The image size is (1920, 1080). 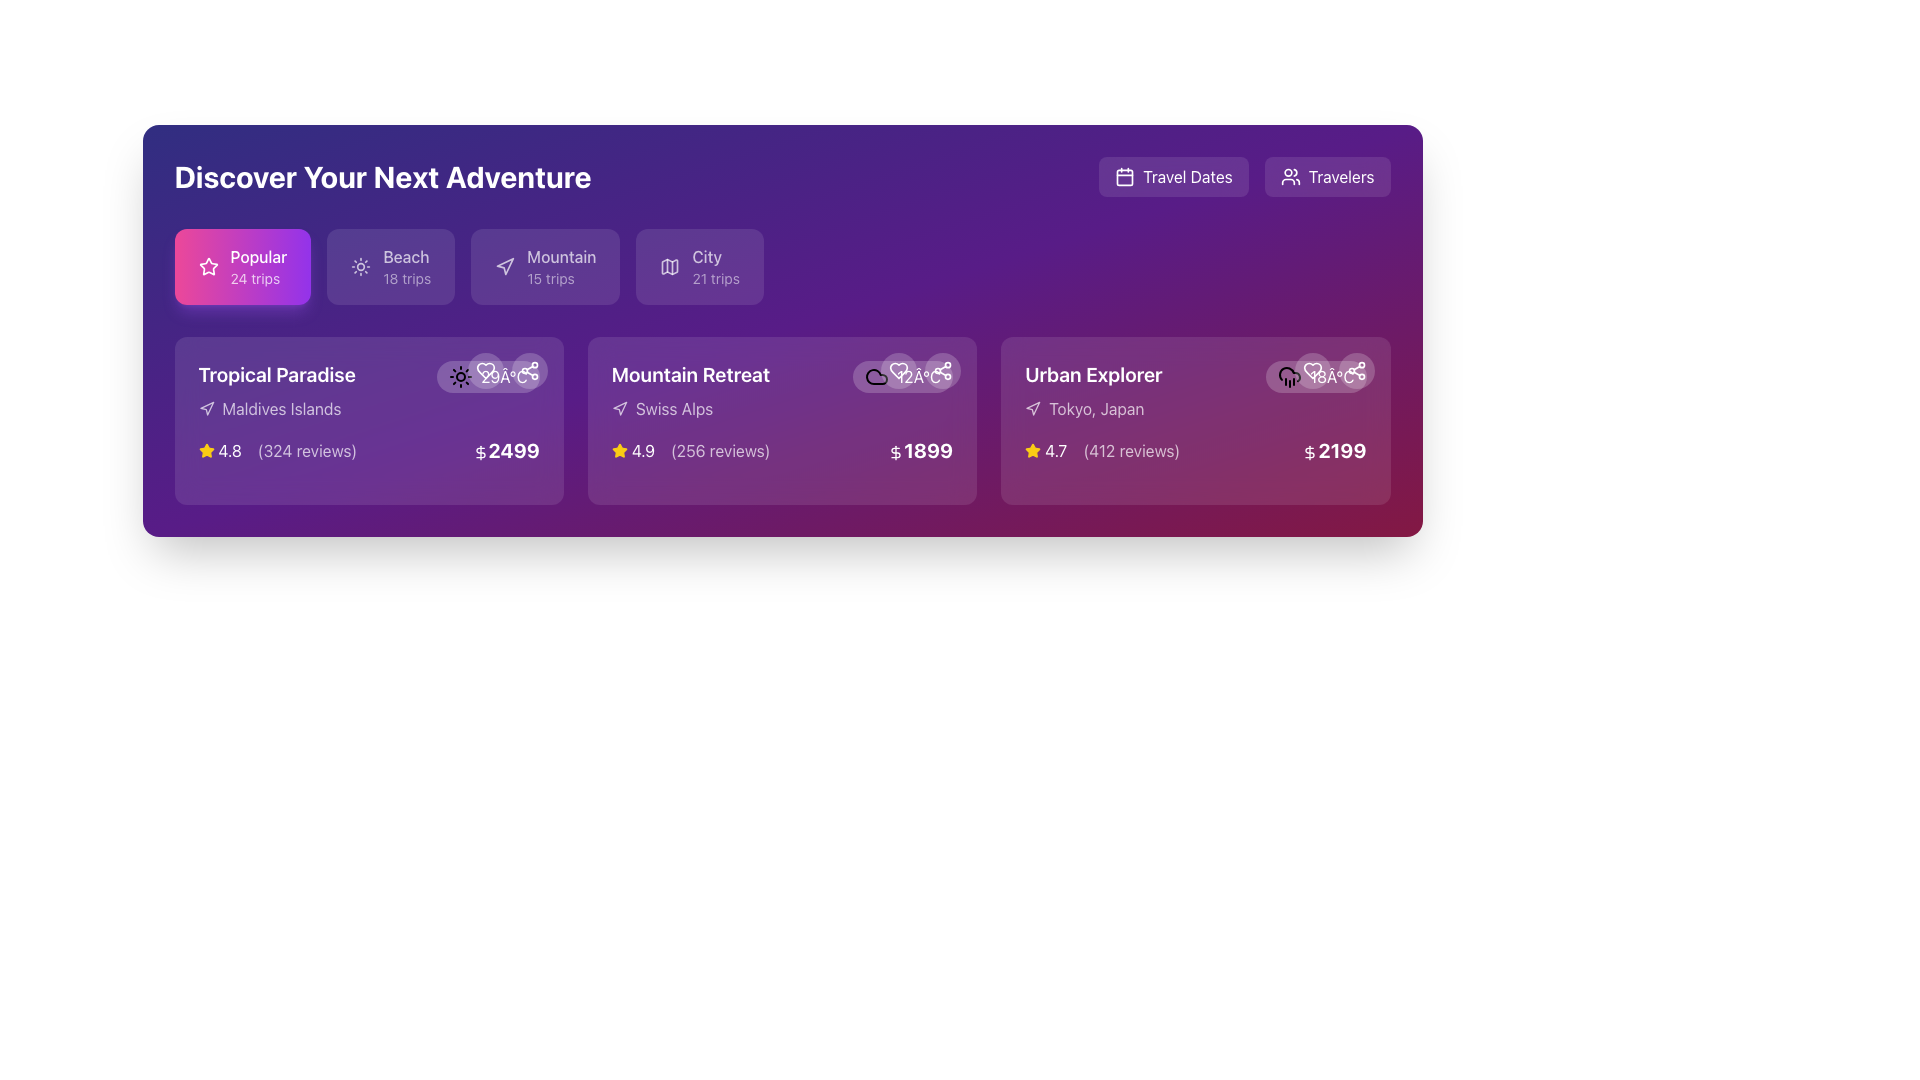 I want to click on the visual details of the navigation icon located at the top-right corner of the 'Mountain Retreat' card, so click(x=619, y=407).